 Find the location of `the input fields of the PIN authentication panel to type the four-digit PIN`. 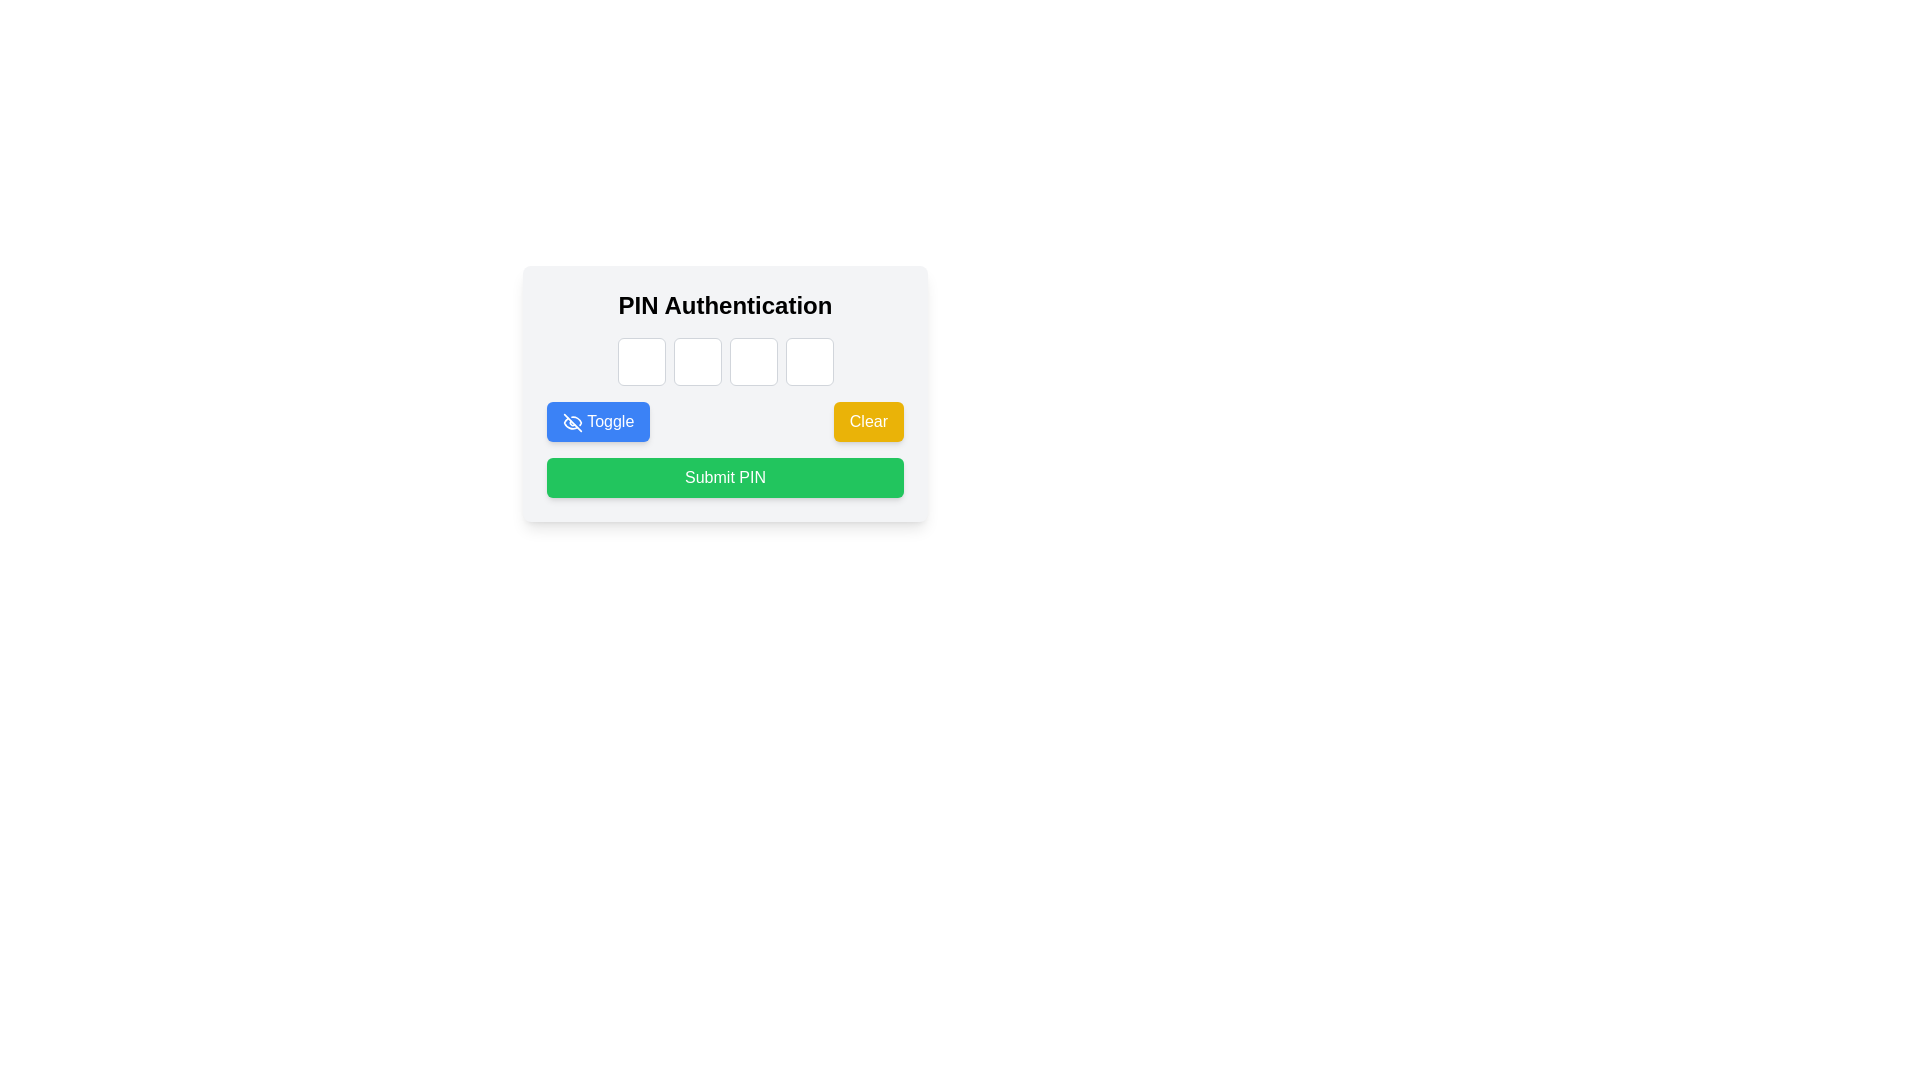

the input fields of the PIN authentication panel to type the four-digit PIN is located at coordinates (724, 393).